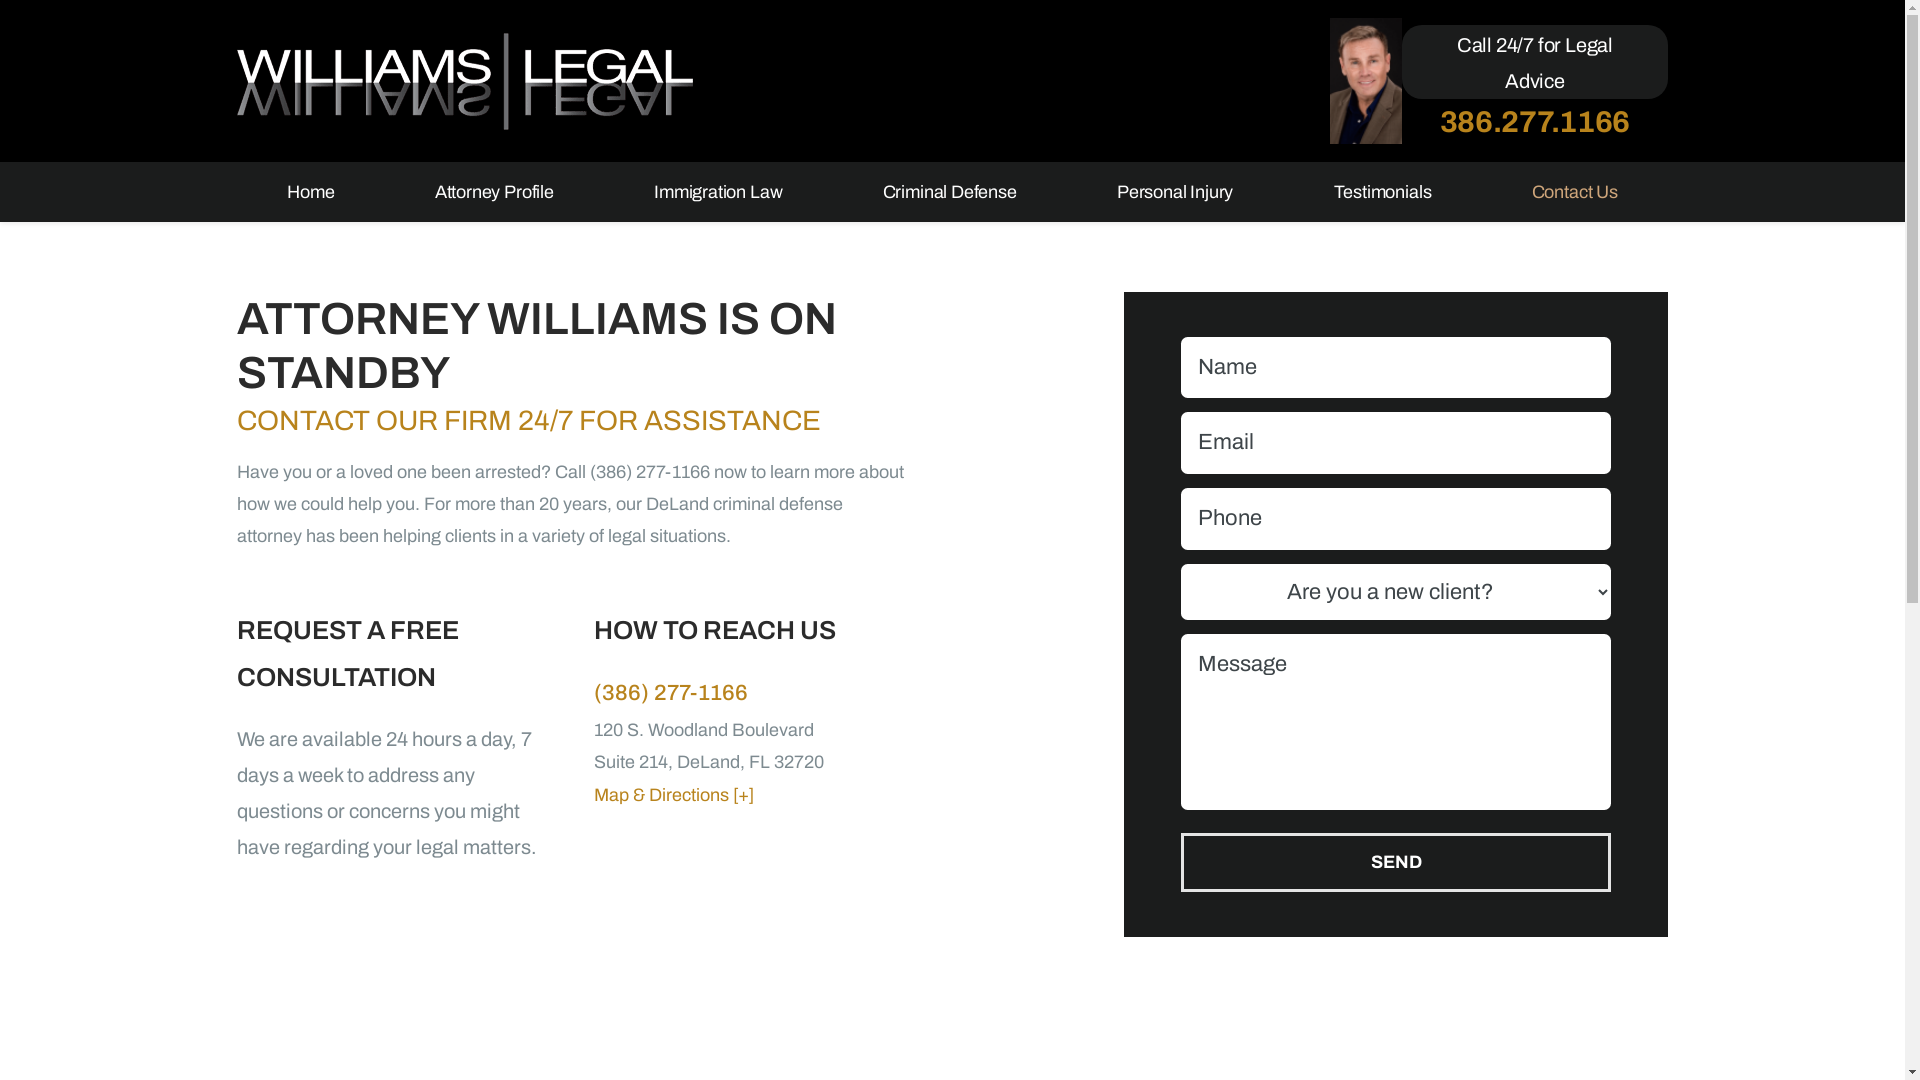 The image size is (1920, 1080). Describe the element at coordinates (1573, 192) in the screenshot. I see `'Contact Us'` at that location.